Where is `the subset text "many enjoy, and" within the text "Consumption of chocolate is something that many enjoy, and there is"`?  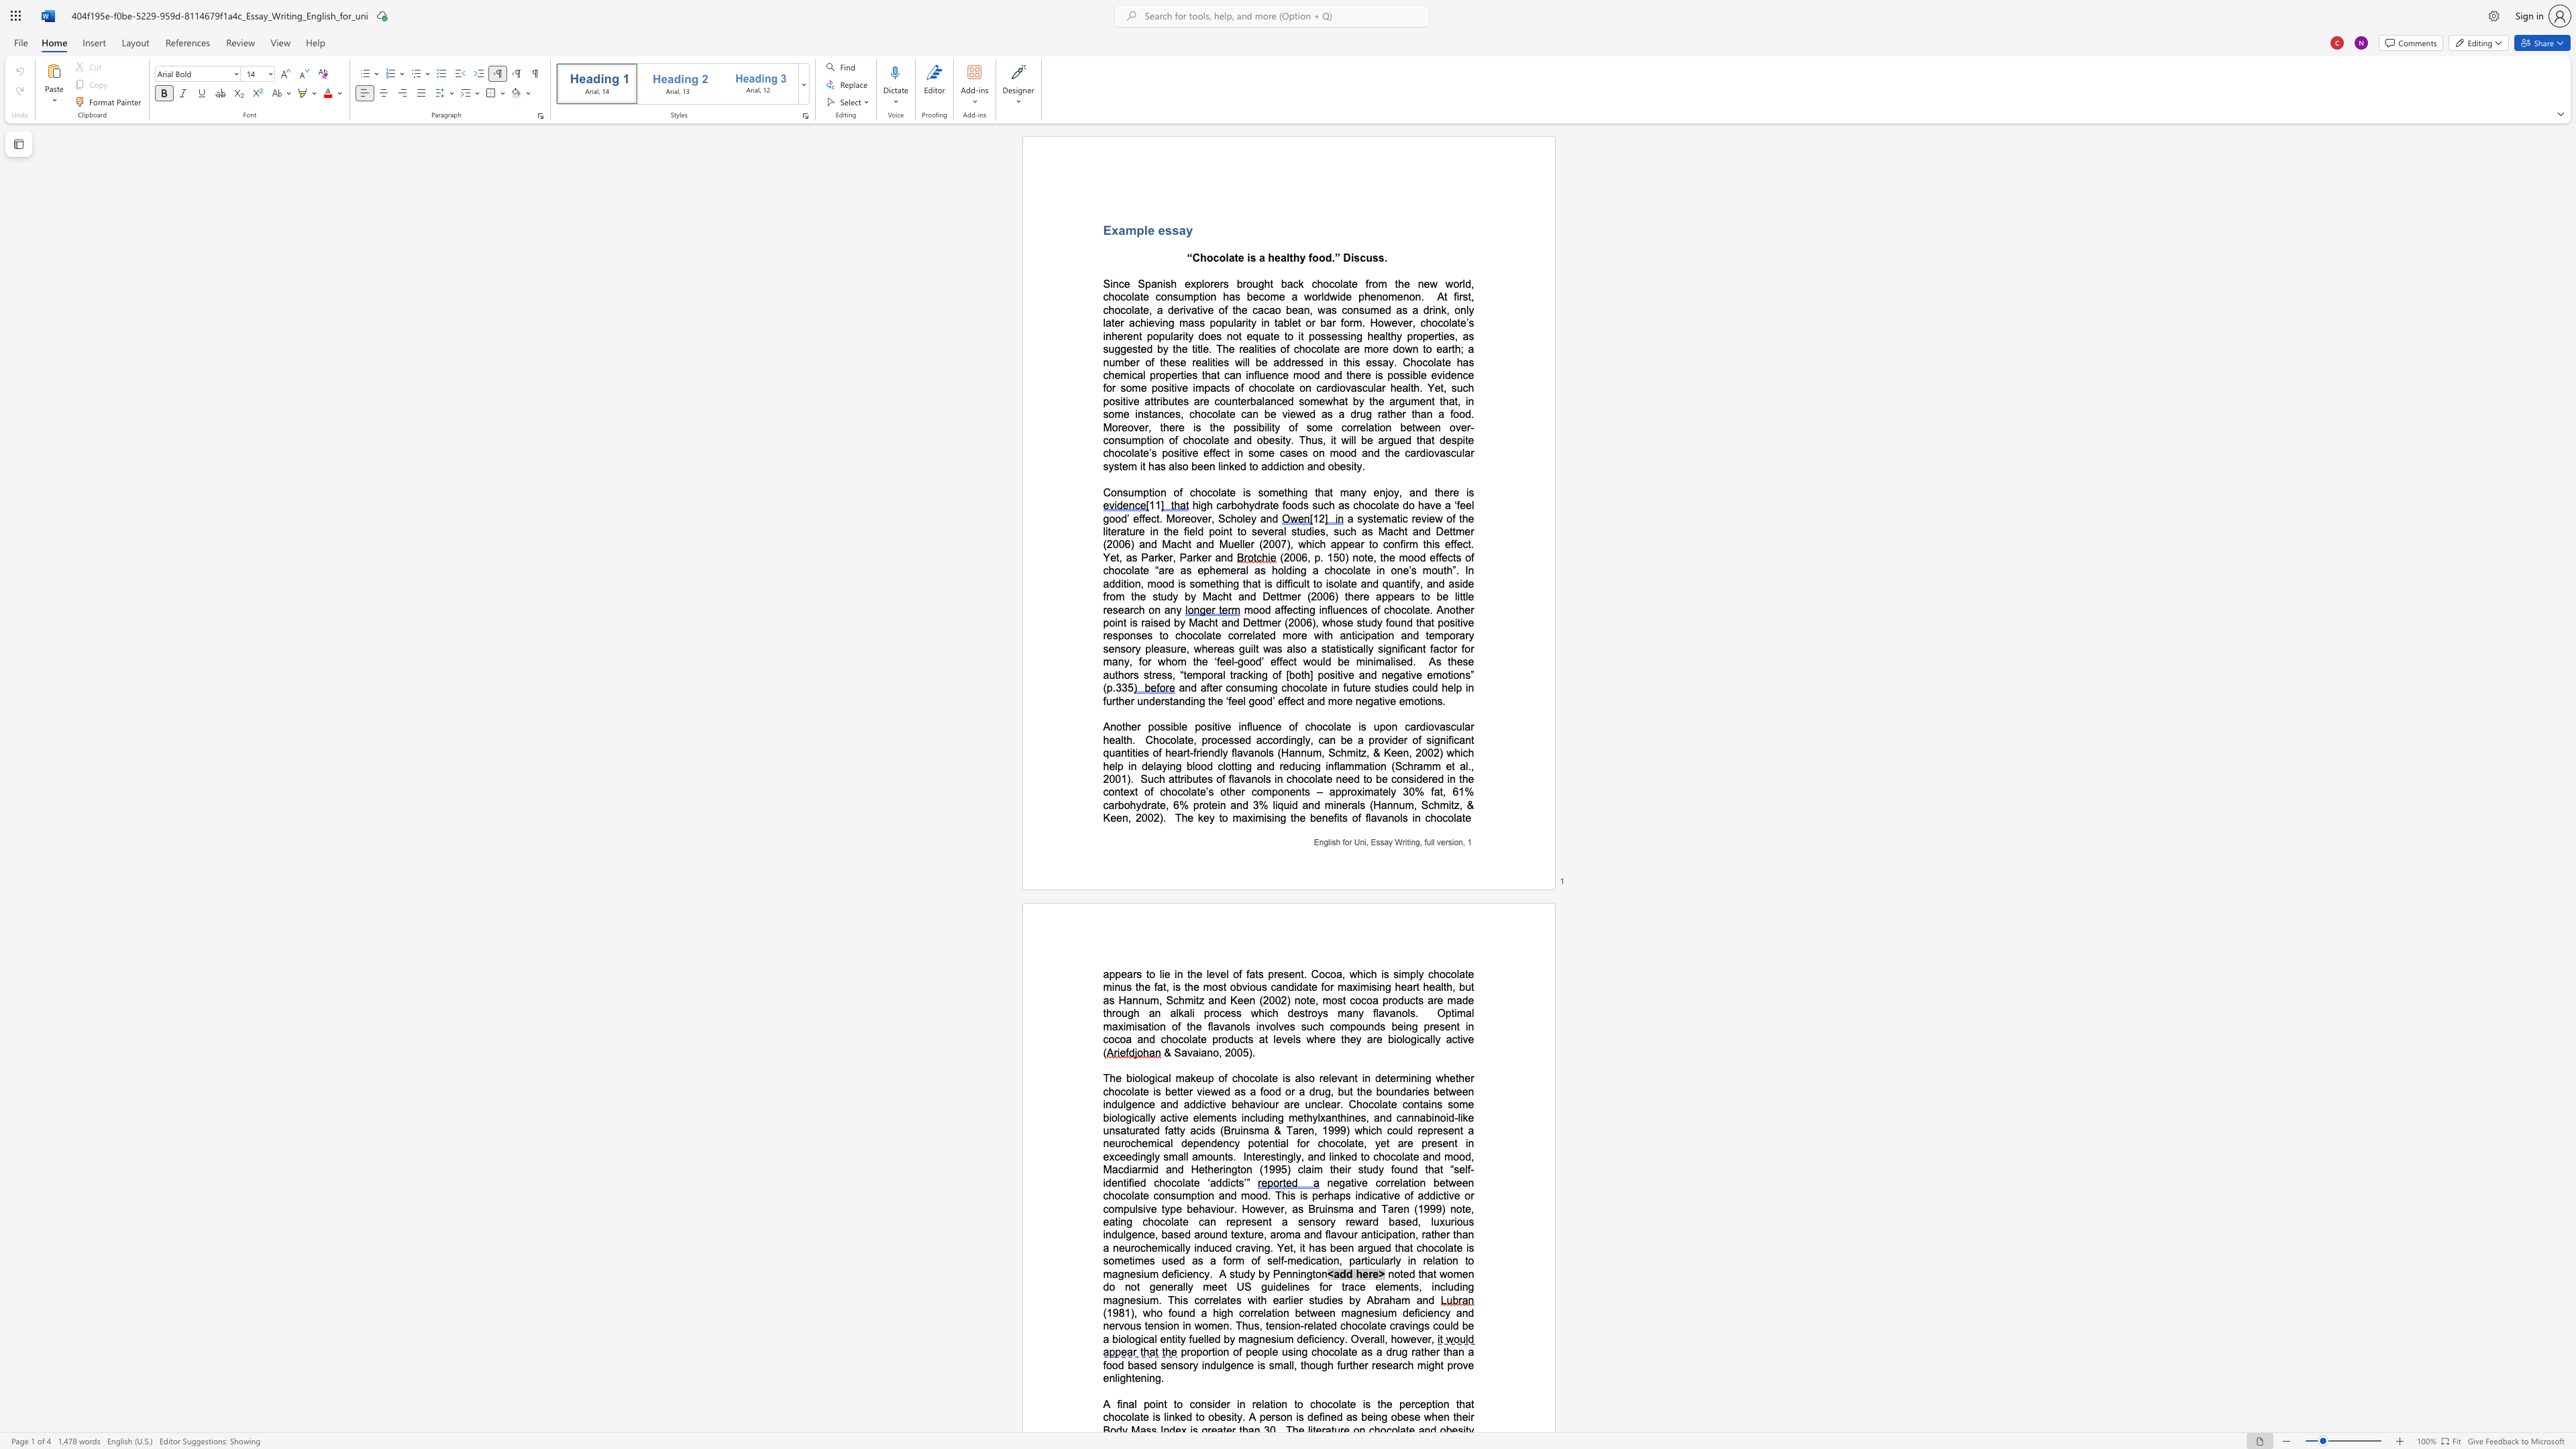 the subset text "many enjoy, and" within the text "Consumption of chocolate is something that many enjoy, and there is" is located at coordinates (1339, 492).